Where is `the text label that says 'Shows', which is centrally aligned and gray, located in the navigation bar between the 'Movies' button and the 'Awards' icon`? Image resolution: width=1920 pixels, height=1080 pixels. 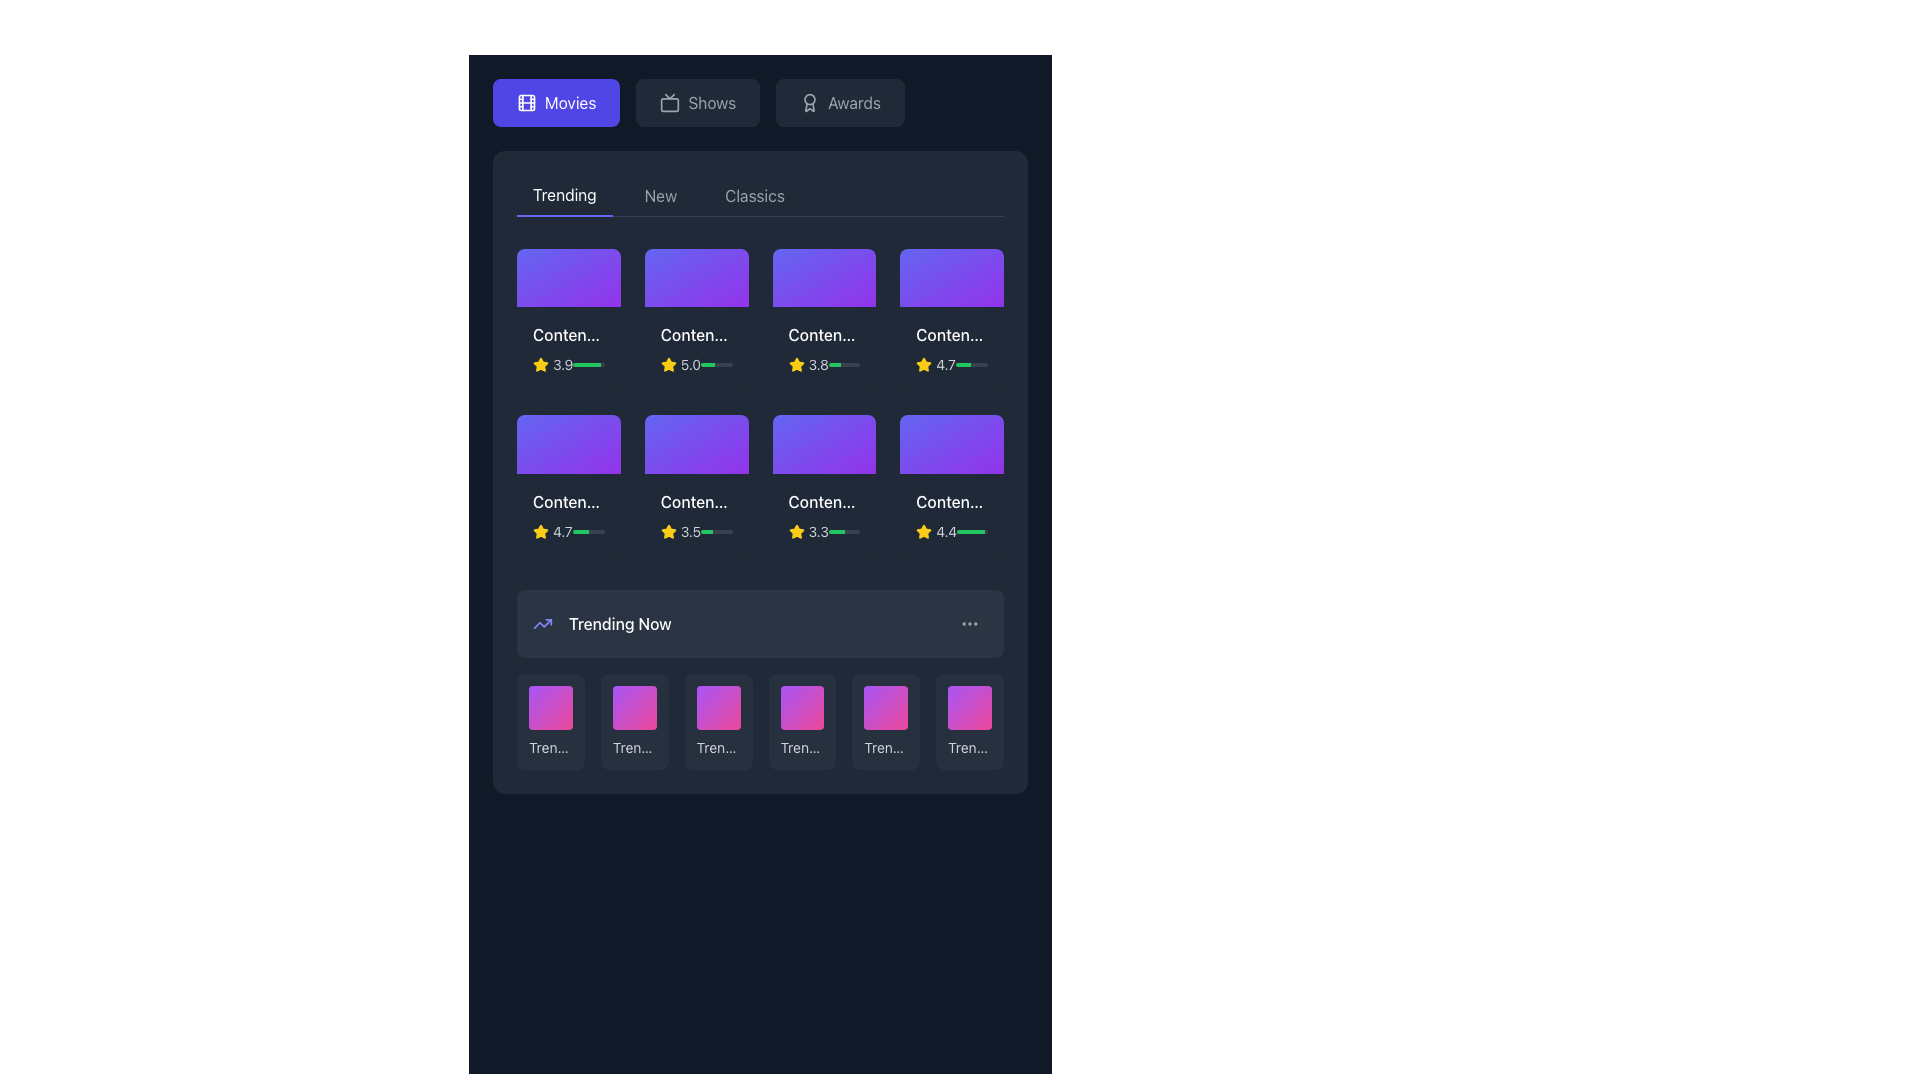 the text label that says 'Shows', which is centrally aligned and gray, located in the navigation bar between the 'Movies' button and the 'Awards' icon is located at coordinates (712, 103).